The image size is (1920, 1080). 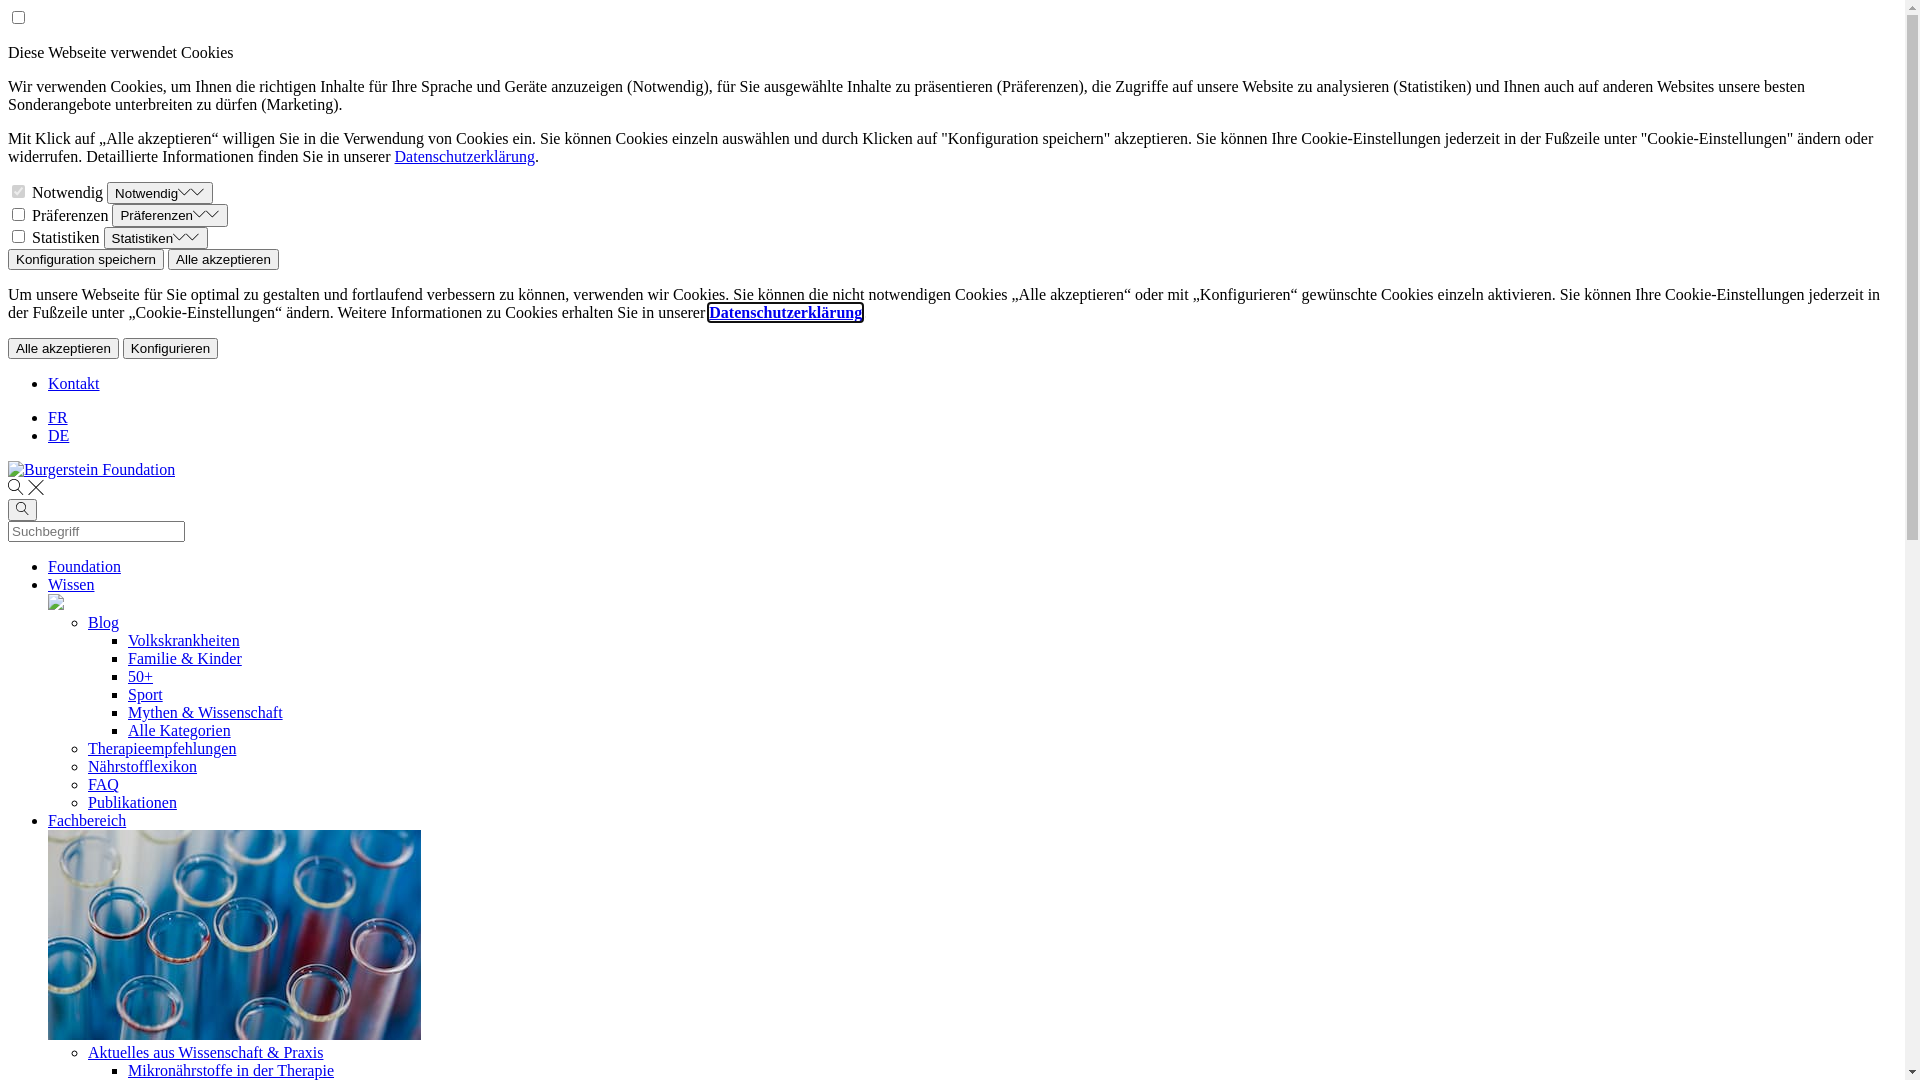 What do you see at coordinates (158, 192) in the screenshot?
I see `'Notwendig'` at bounding box center [158, 192].